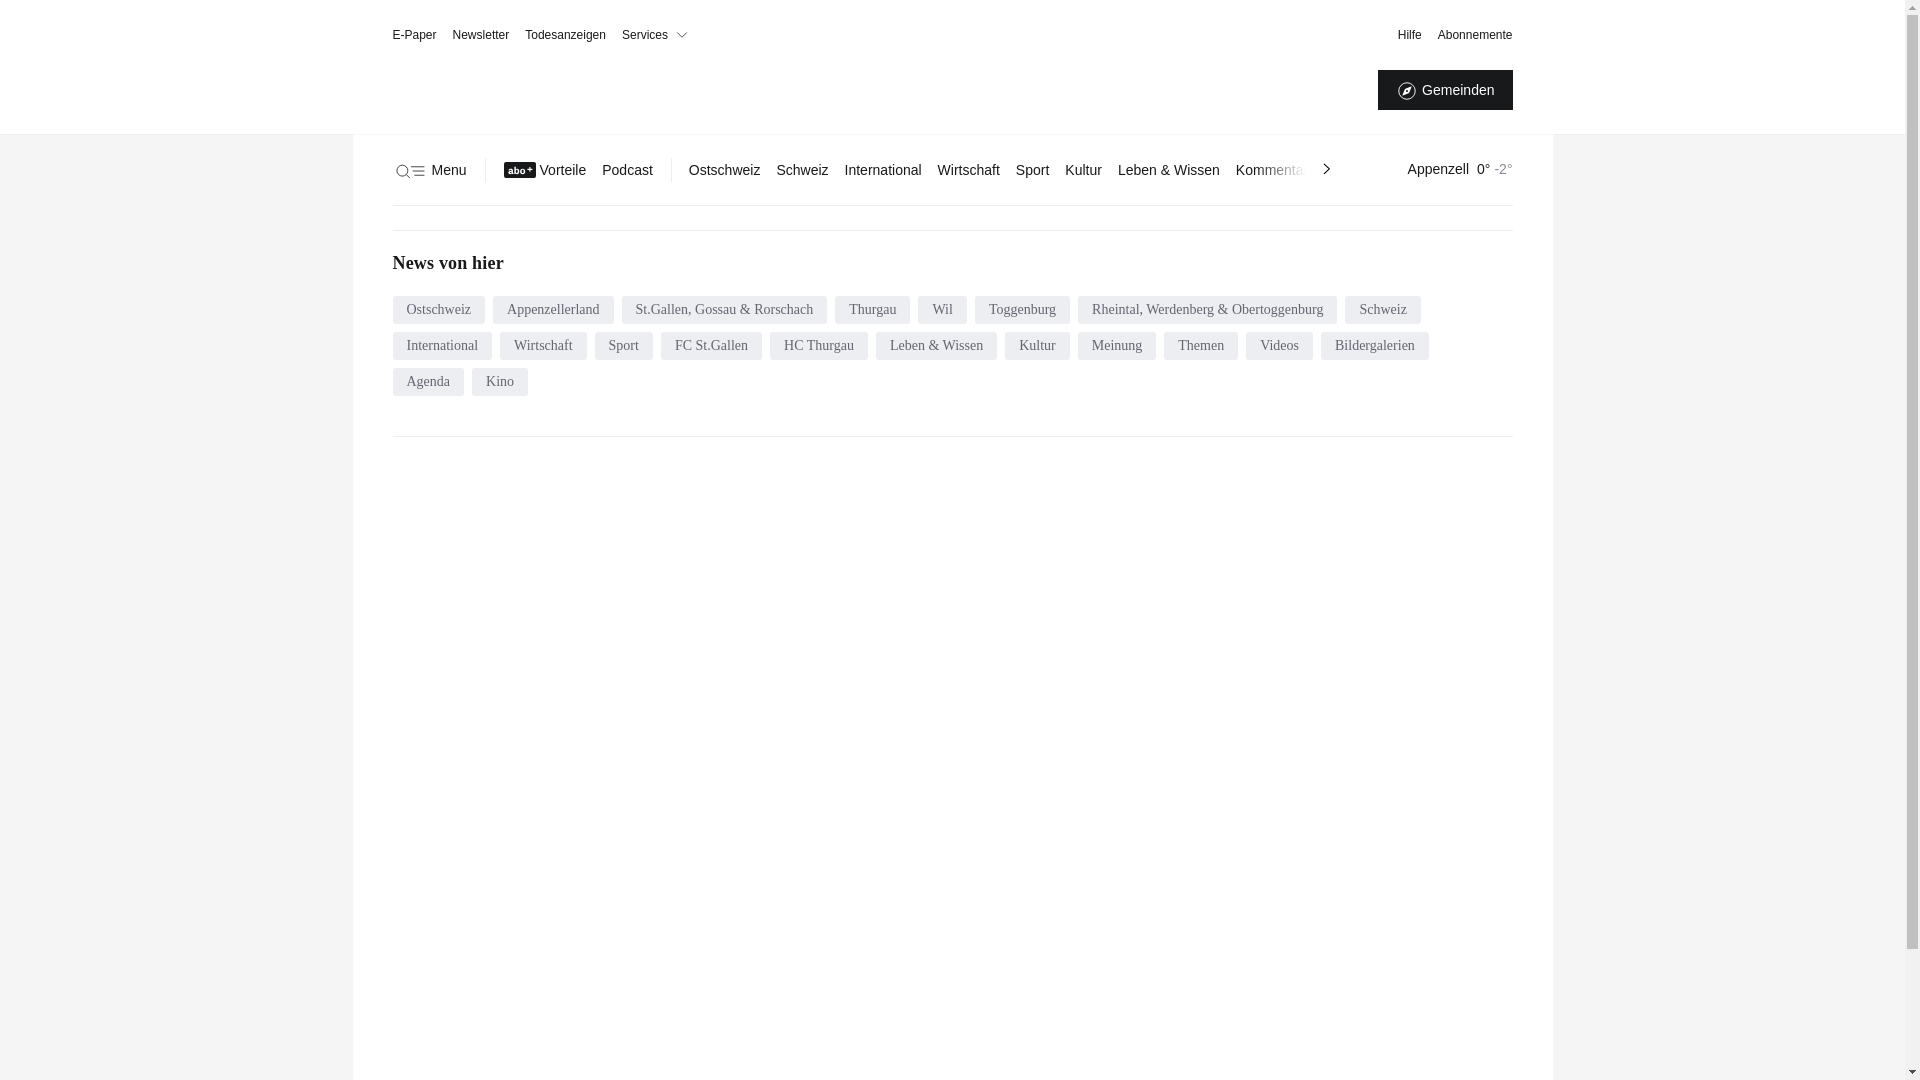  I want to click on 'Services', so click(658, 34).